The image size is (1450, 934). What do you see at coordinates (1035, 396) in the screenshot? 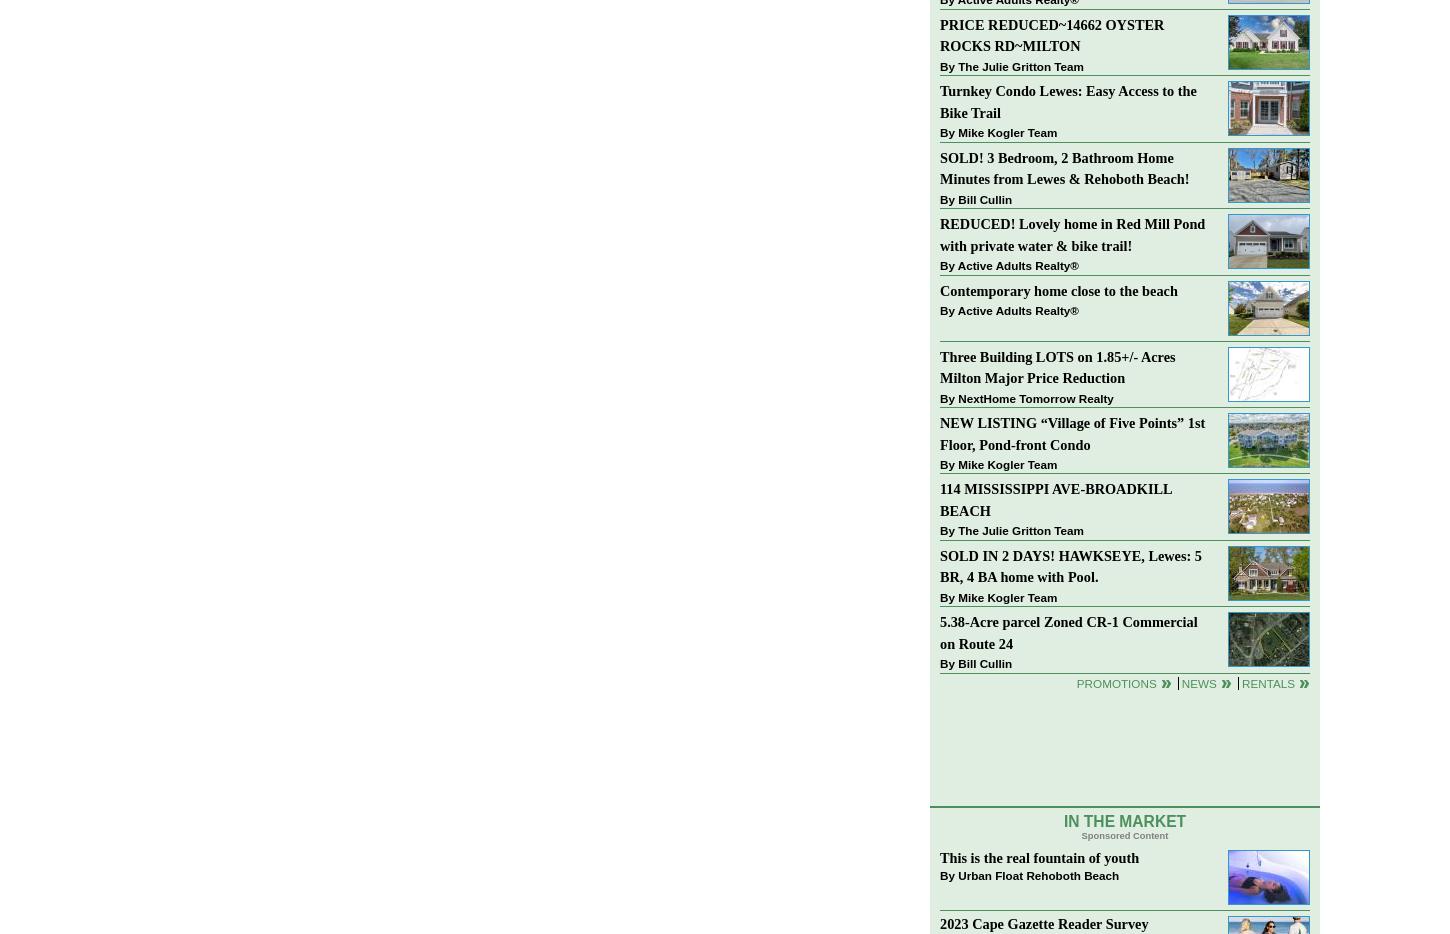
I see `'NextHome Tomorrow Realty'` at bounding box center [1035, 396].